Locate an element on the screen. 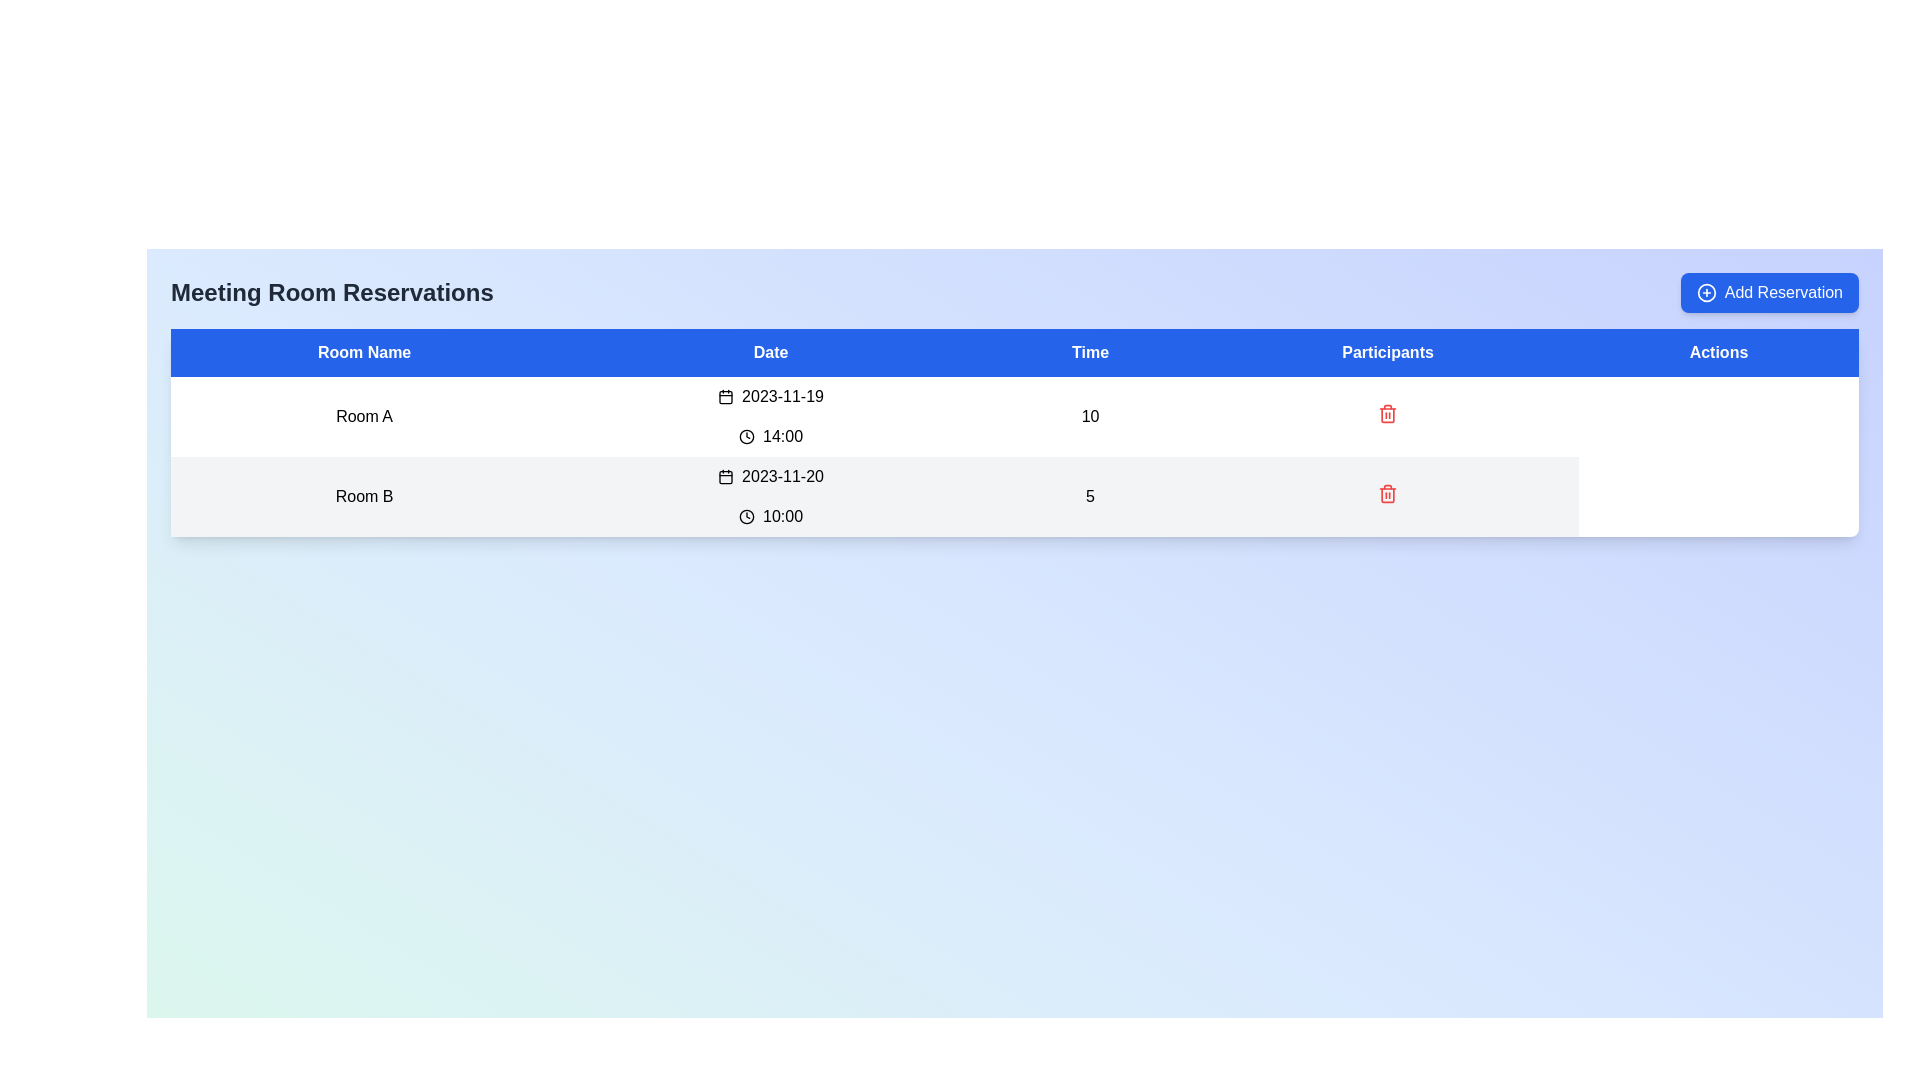 This screenshot has width=1920, height=1080. the delete Icon button located in the Participants column of the first row of the table is located at coordinates (1386, 415).